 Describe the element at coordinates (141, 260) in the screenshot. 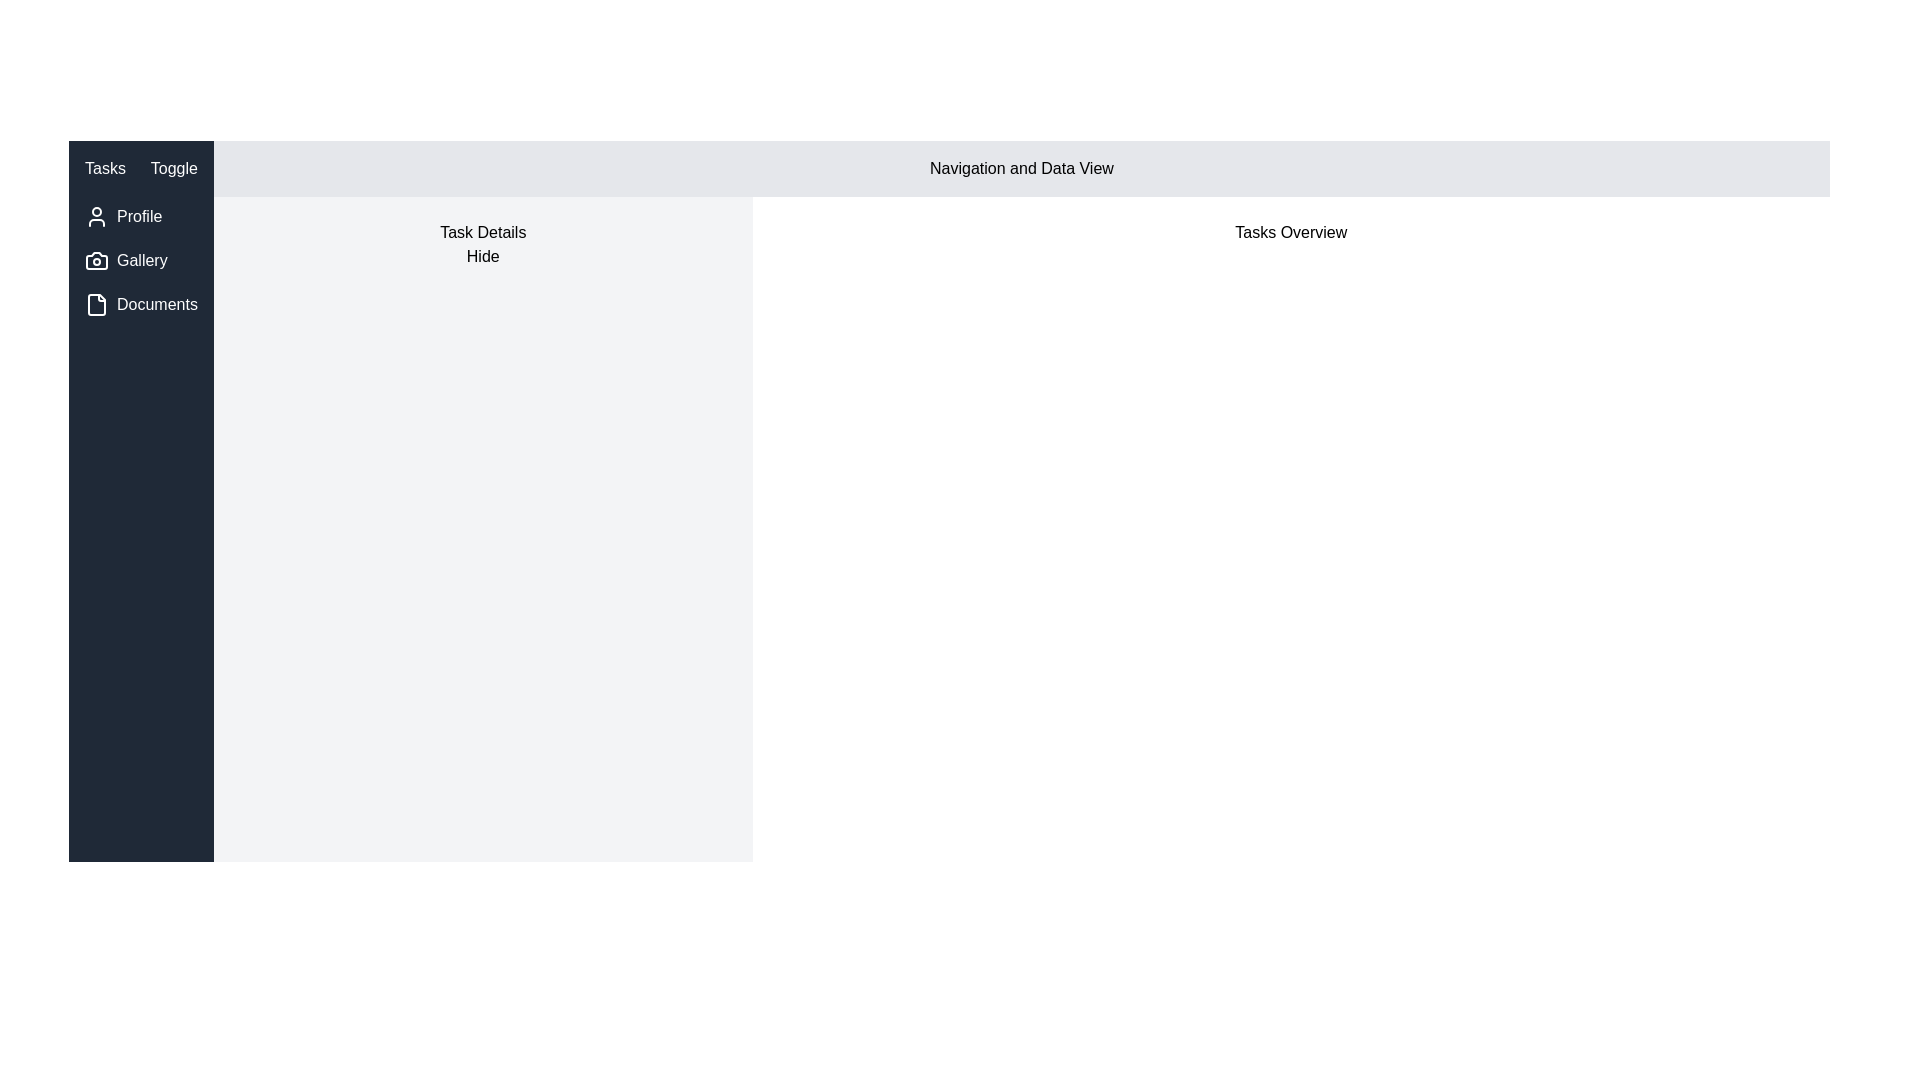

I see `the 'Gallery' text label, which is styled with white text on a dark background, located in the second option of the vertical list on the left sidebar, aligned to the right of a camera icon` at that location.